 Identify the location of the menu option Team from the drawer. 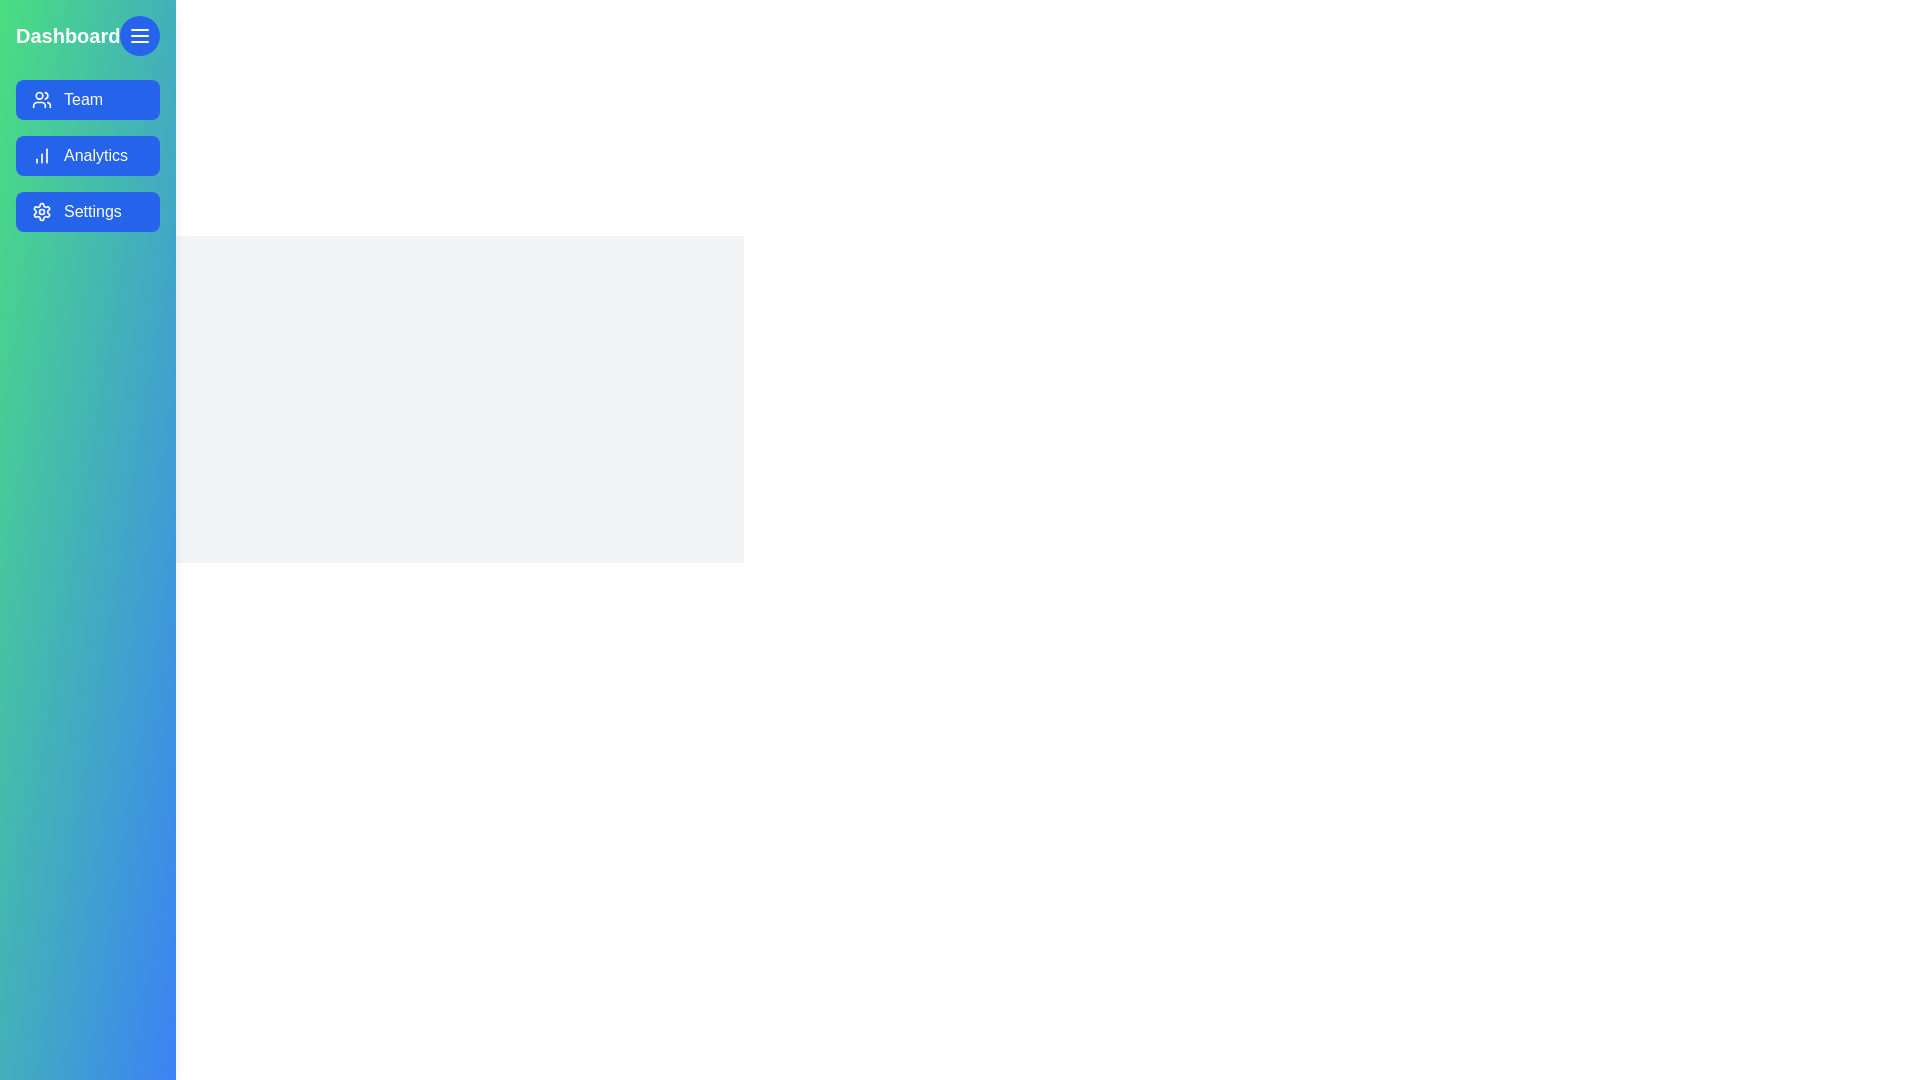
(86, 100).